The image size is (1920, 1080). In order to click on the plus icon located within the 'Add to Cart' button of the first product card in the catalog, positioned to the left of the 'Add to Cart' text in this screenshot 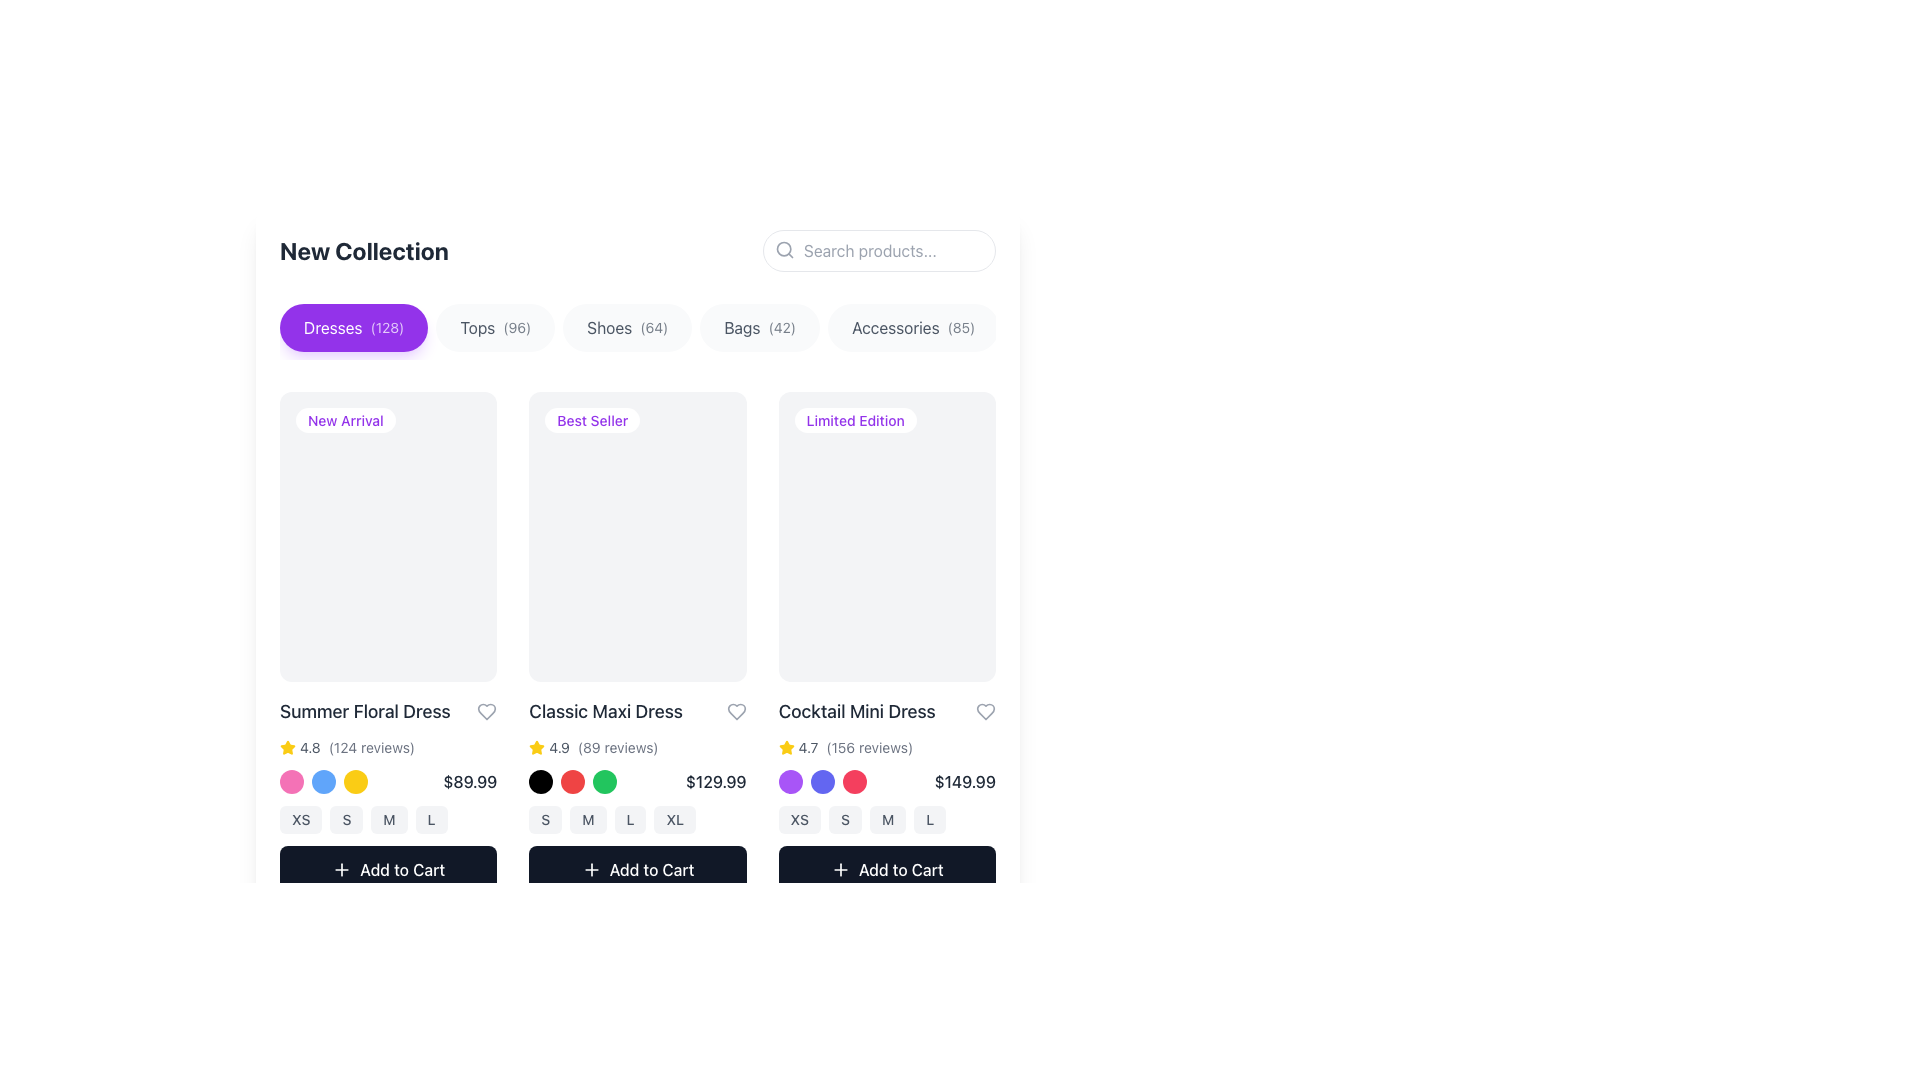, I will do `click(342, 868)`.